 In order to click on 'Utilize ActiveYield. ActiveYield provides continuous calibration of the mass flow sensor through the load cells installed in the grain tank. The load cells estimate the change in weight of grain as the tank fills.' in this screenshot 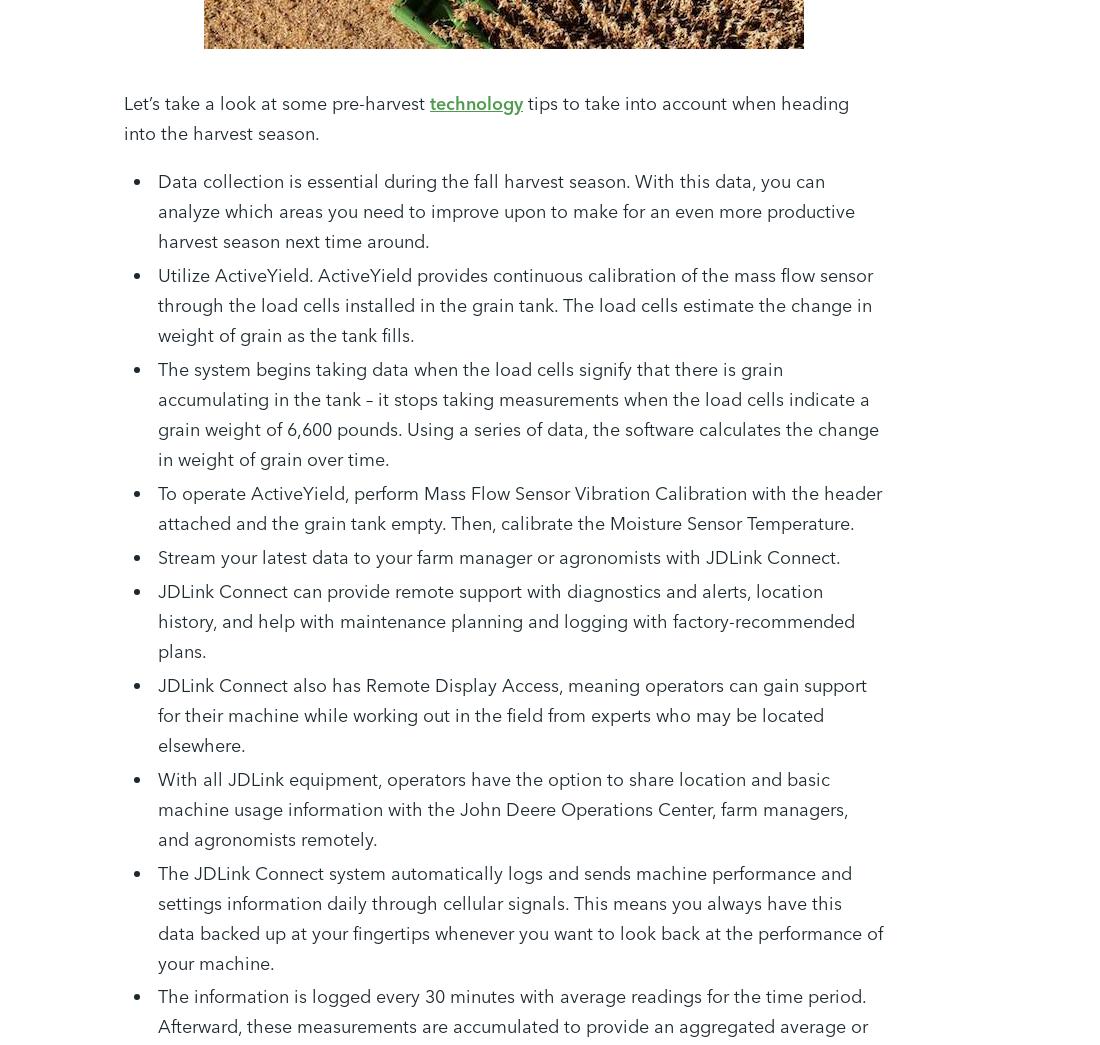, I will do `click(515, 304)`.